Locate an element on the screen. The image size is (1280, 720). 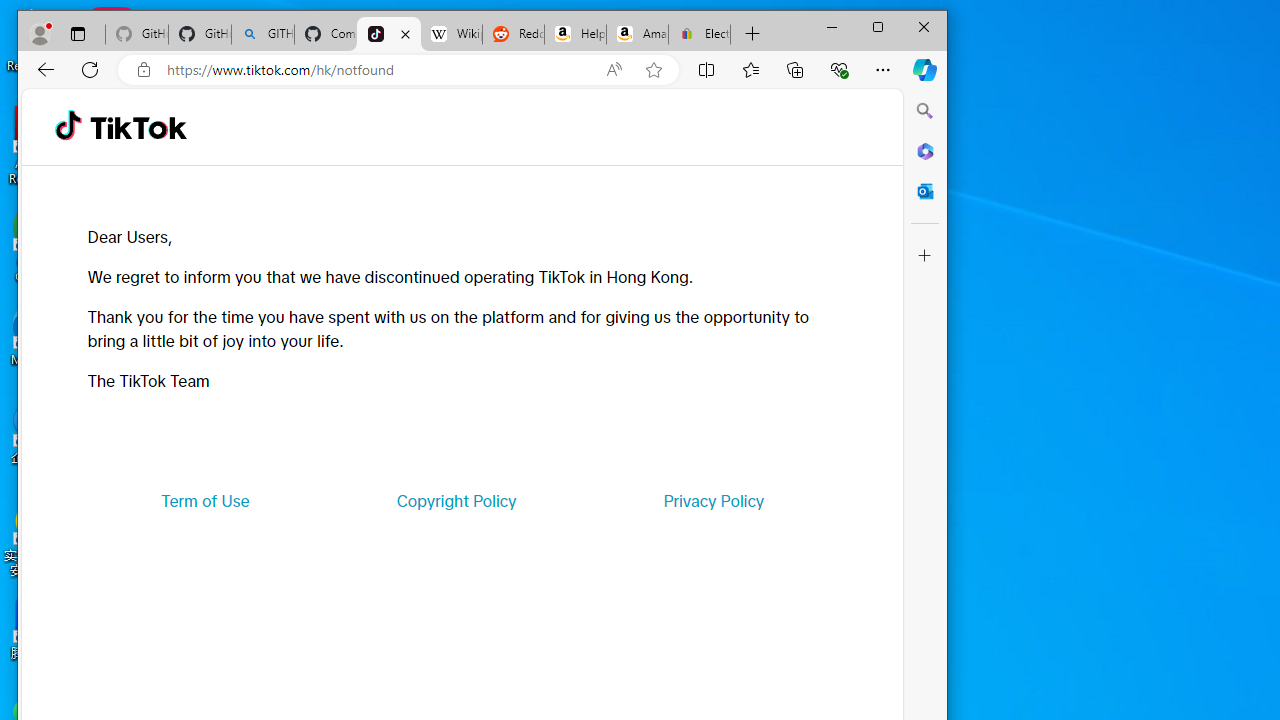
'TikTok' is located at coordinates (389, 34).